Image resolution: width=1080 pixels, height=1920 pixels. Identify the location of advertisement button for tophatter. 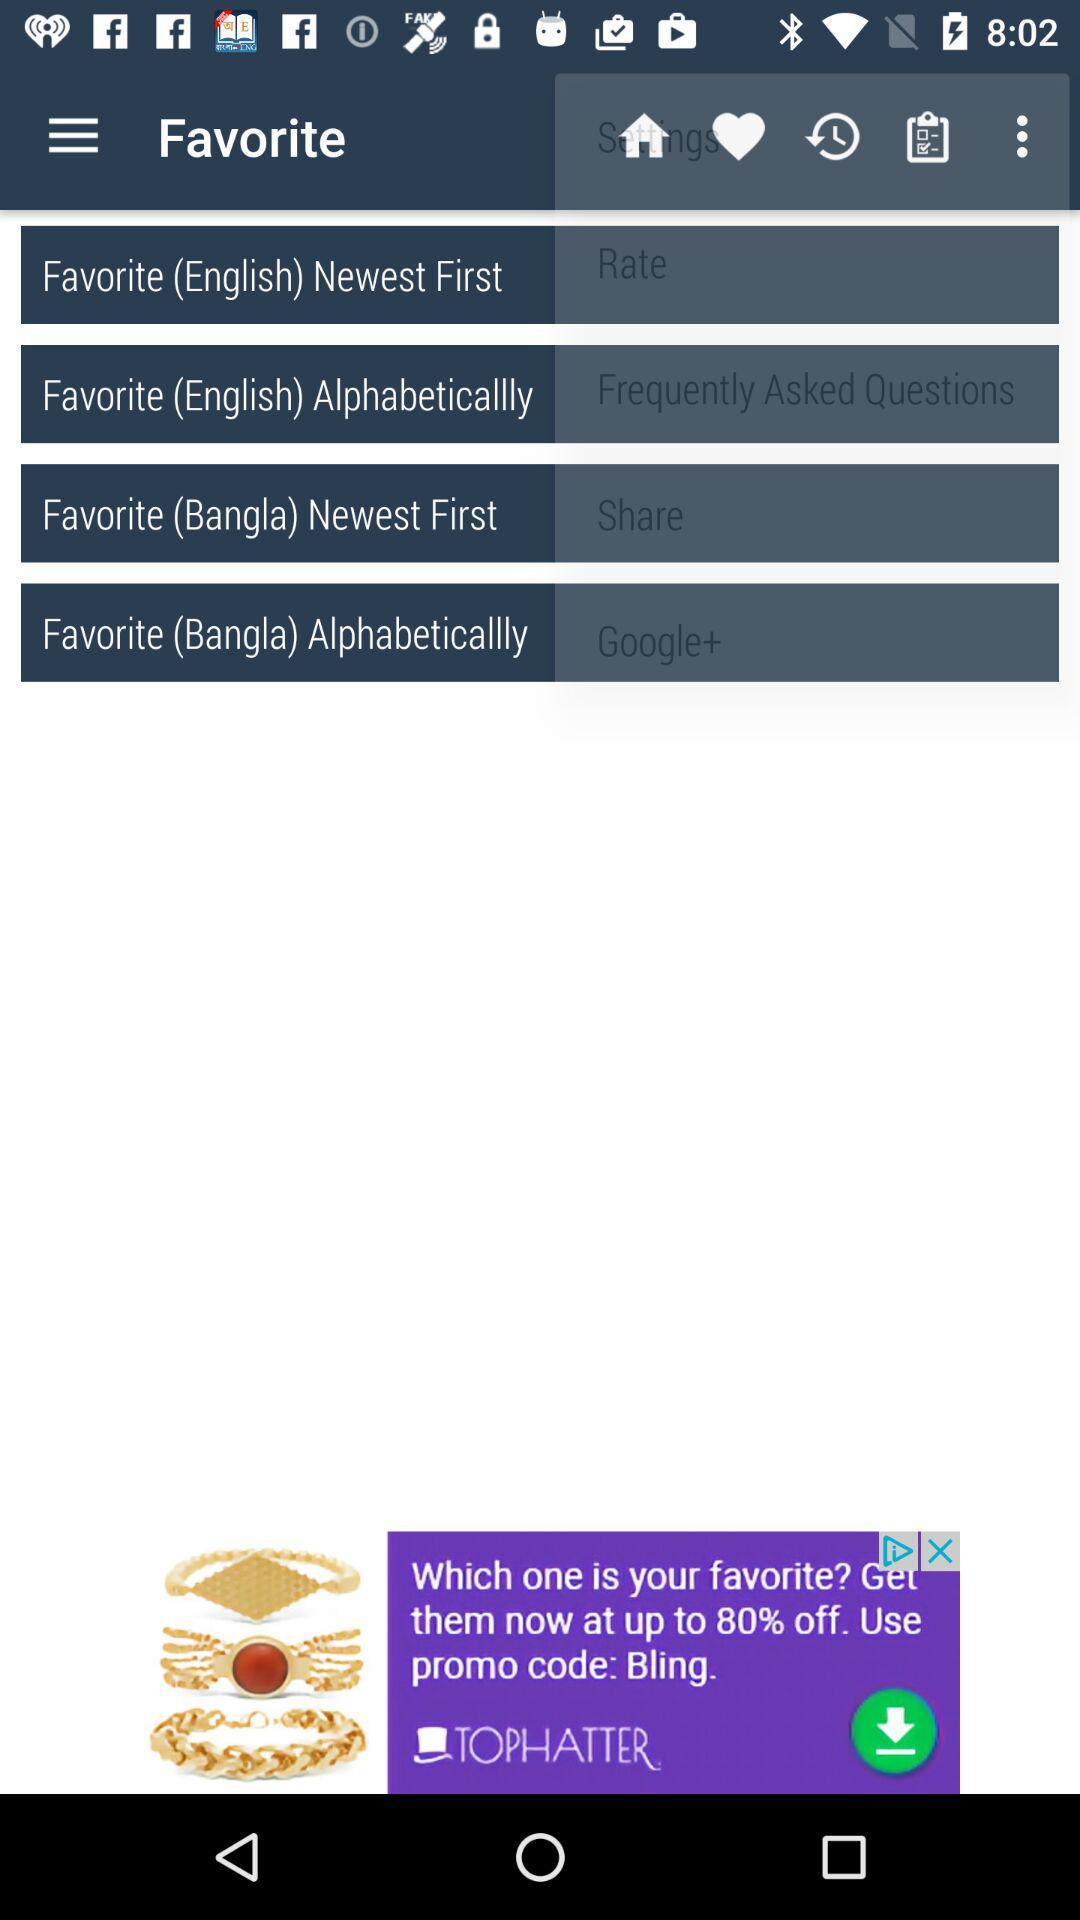
(540, 1662).